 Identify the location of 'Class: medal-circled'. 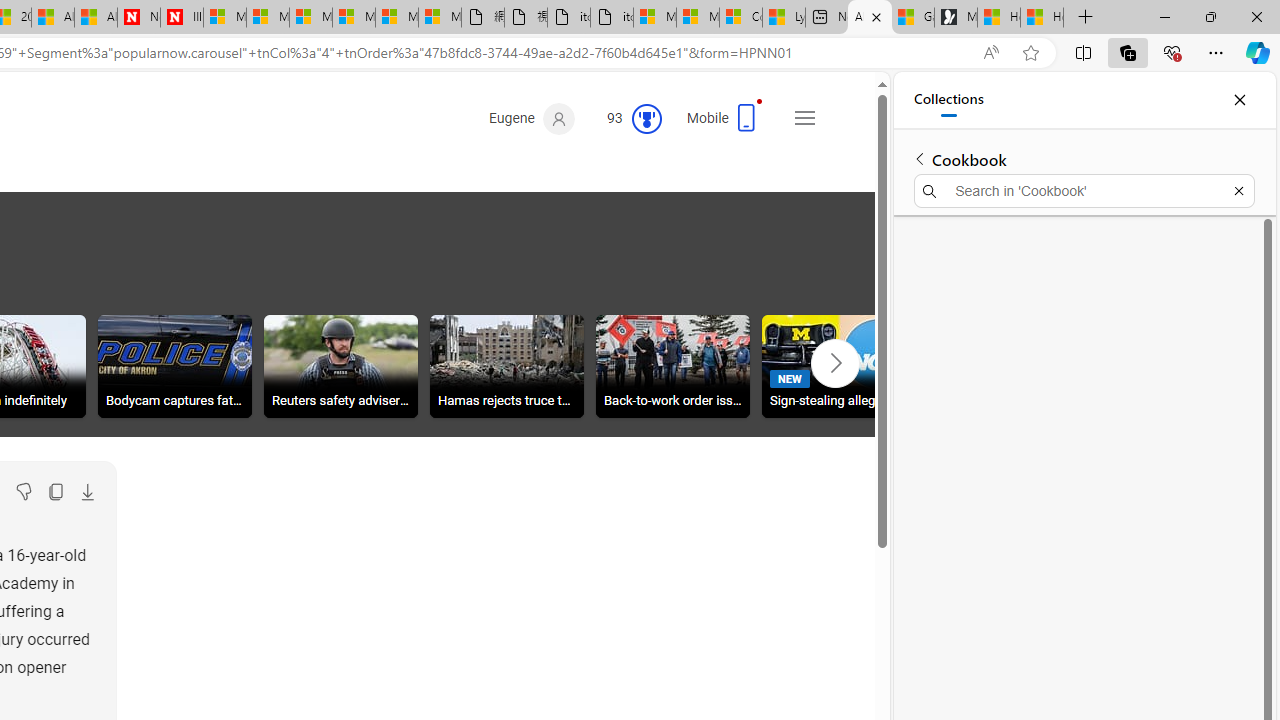
(646, 119).